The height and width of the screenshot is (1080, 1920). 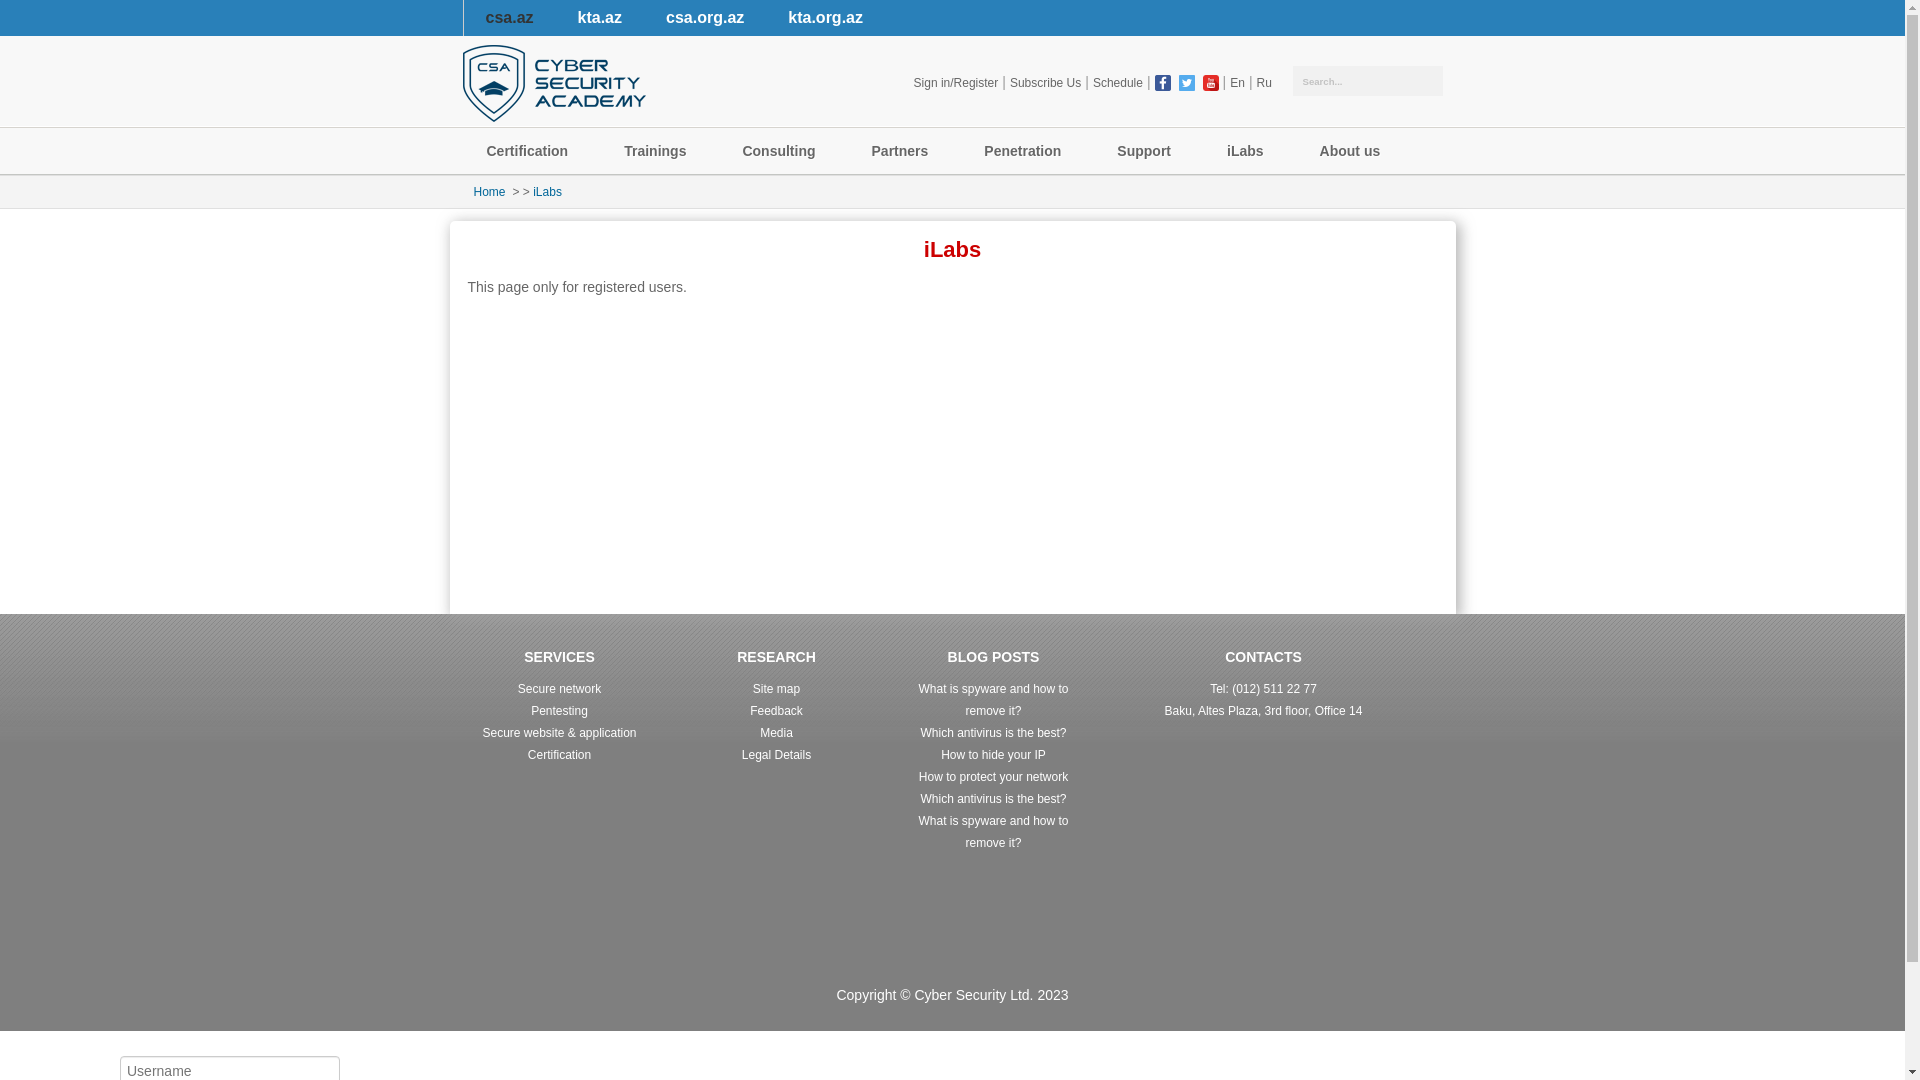 I want to click on 'Home', so click(x=489, y=192).